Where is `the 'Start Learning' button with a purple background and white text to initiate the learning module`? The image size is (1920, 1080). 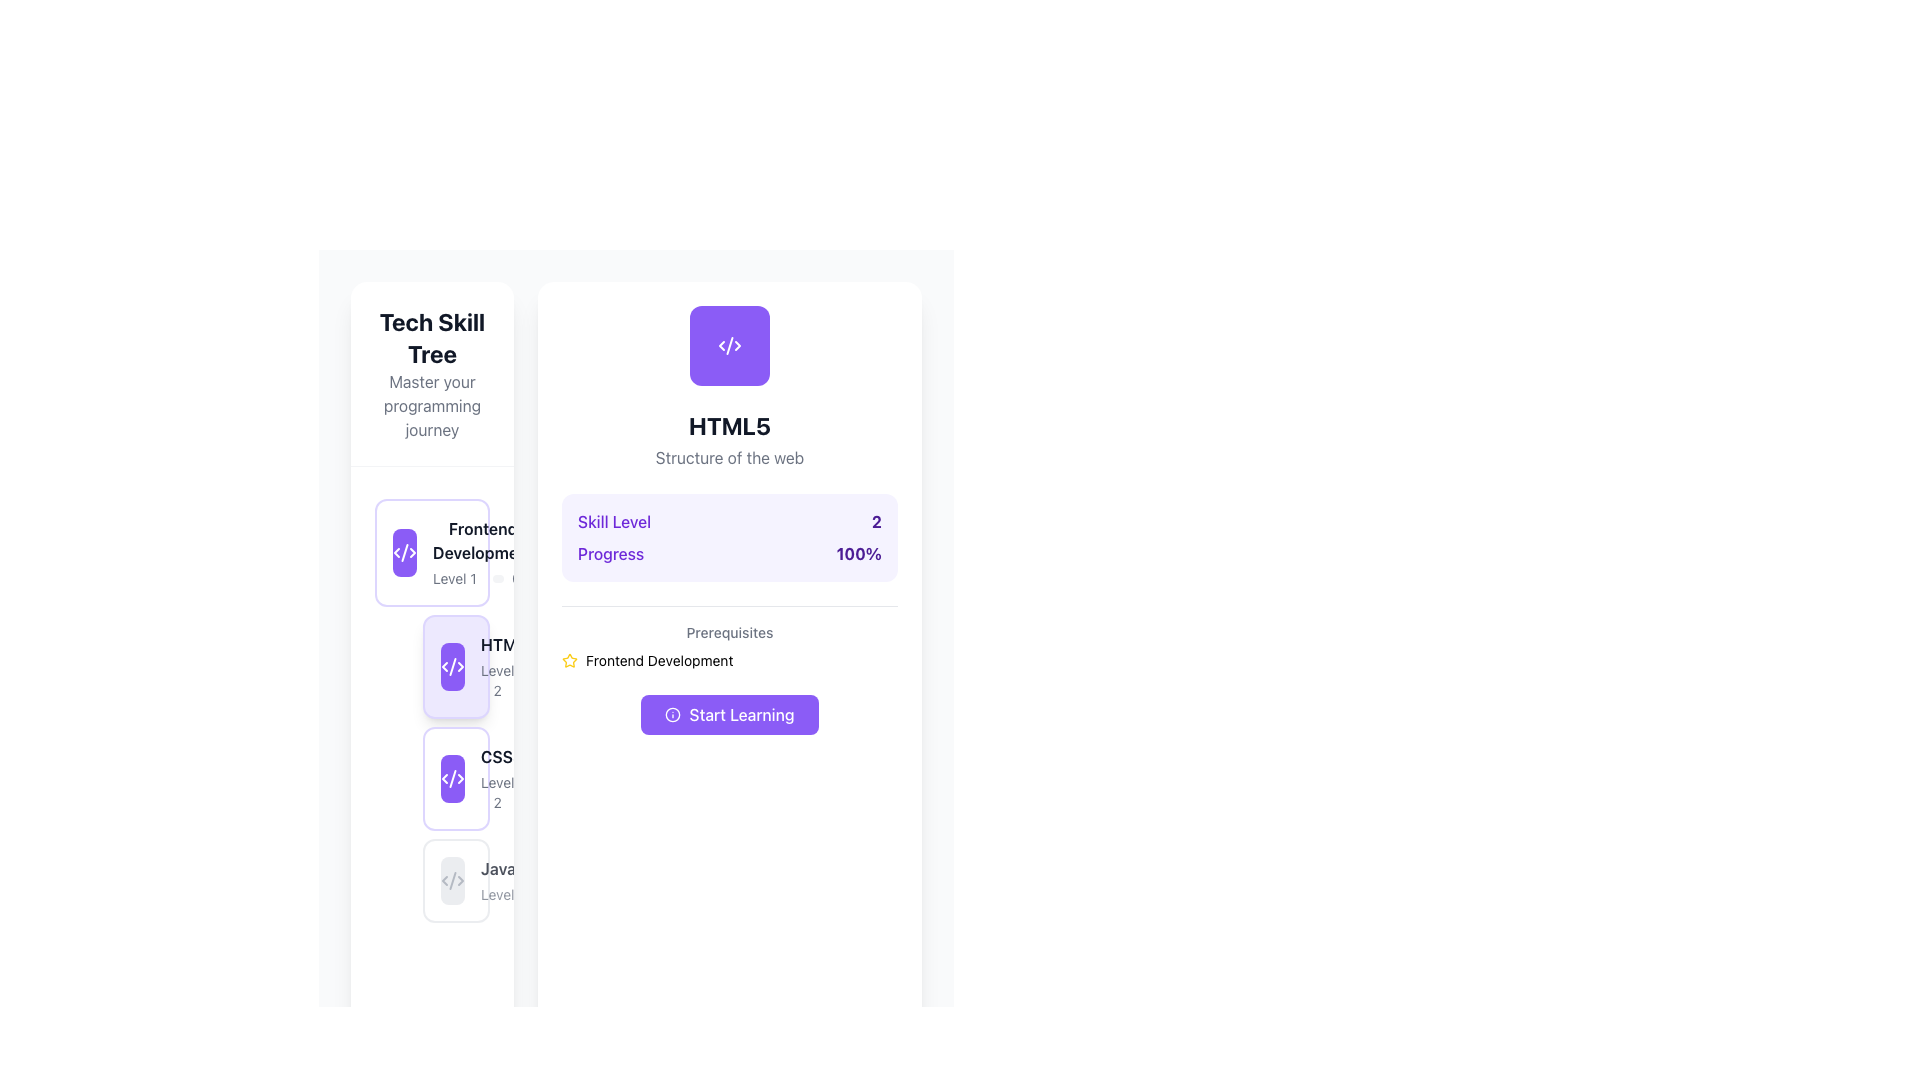 the 'Start Learning' button with a purple background and white text to initiate the learning module is located at coordinates (728, 713).